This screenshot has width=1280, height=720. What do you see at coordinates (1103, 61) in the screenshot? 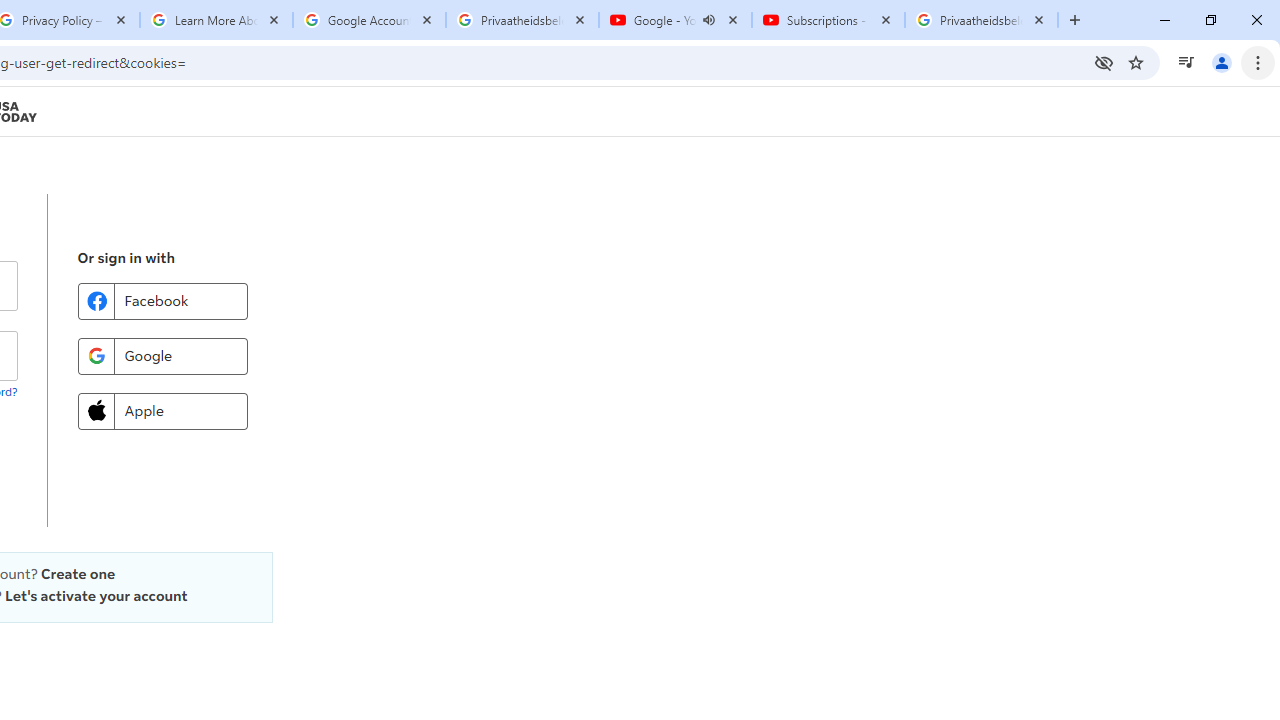
I see `'Third-party cookies blocked'` at bounding box center [1103, 61].